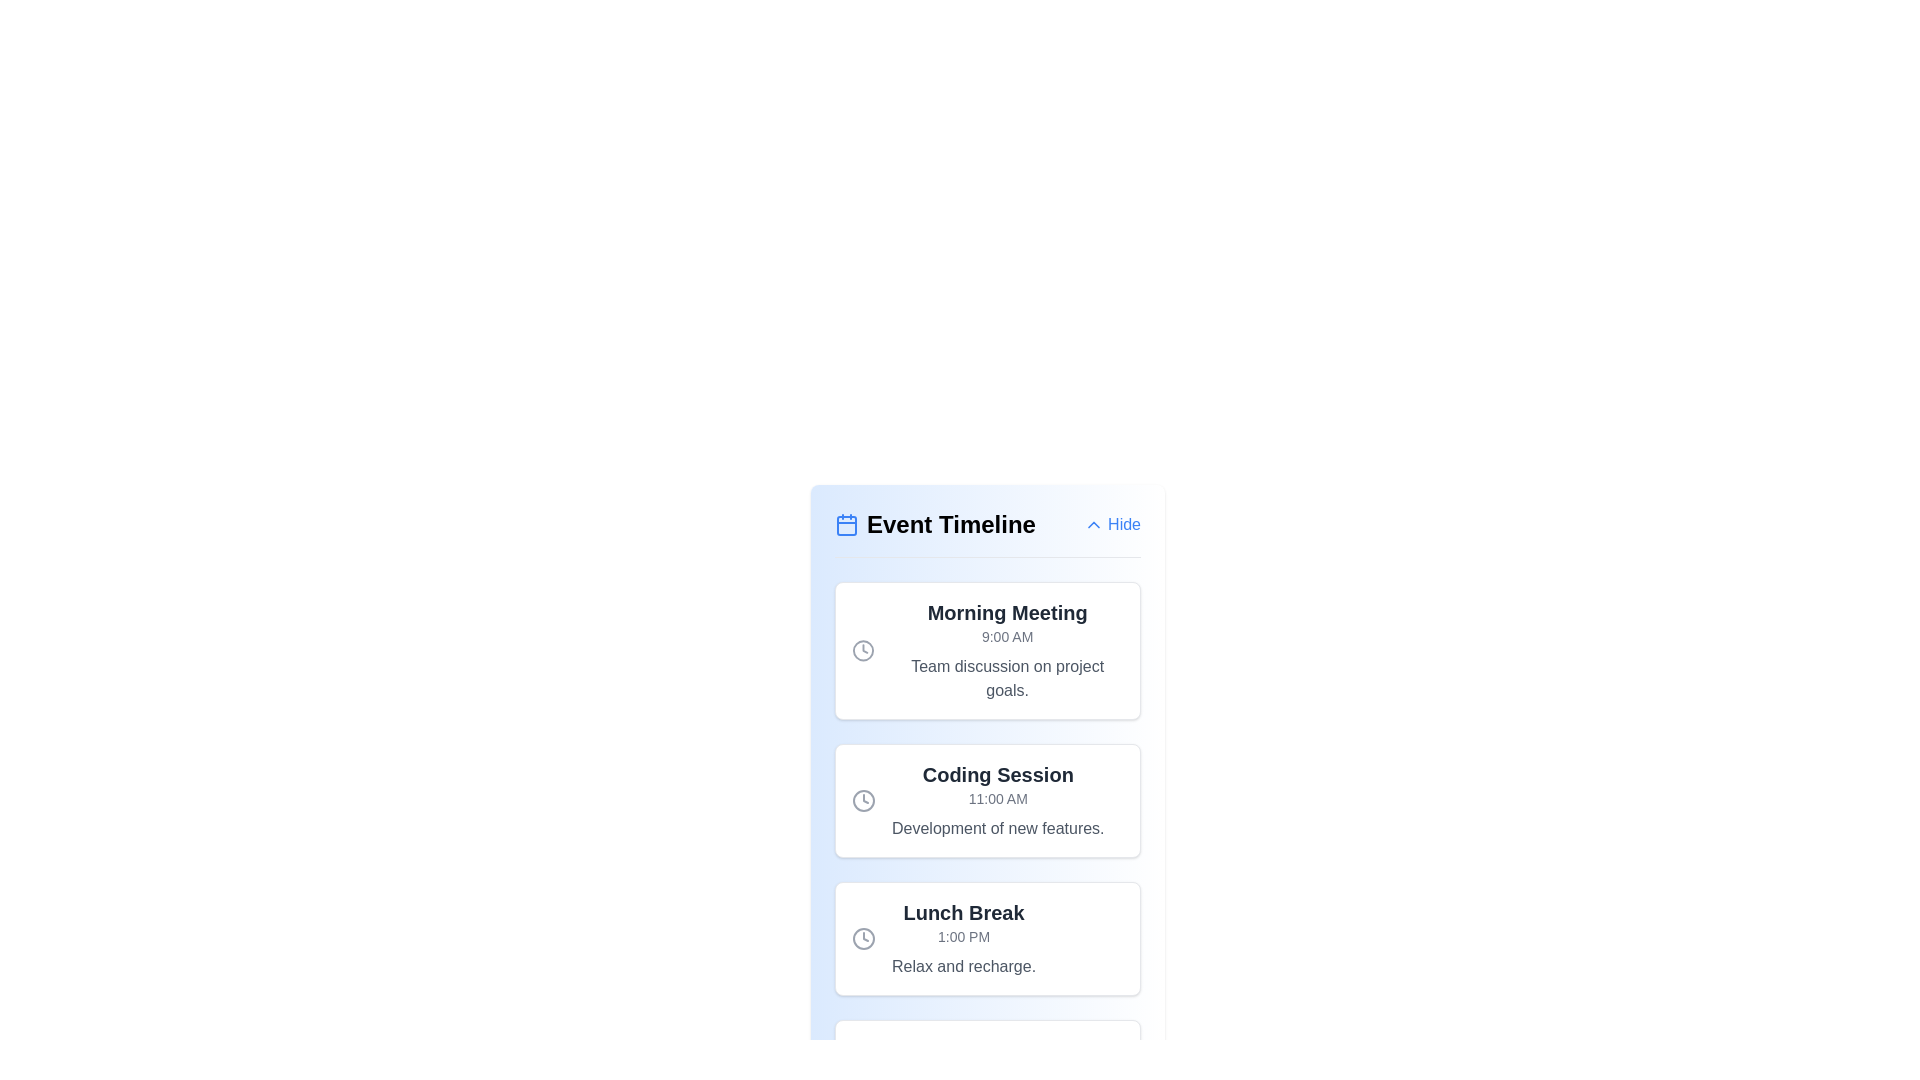 Image resolution: width=1920 pixels, height=1080 pixels. Describe the element at coordinates (1007, 612) in the screenshot. I see `the Text Label that serves as a section header for the upcoming event or meeting in the timeline` at that location.